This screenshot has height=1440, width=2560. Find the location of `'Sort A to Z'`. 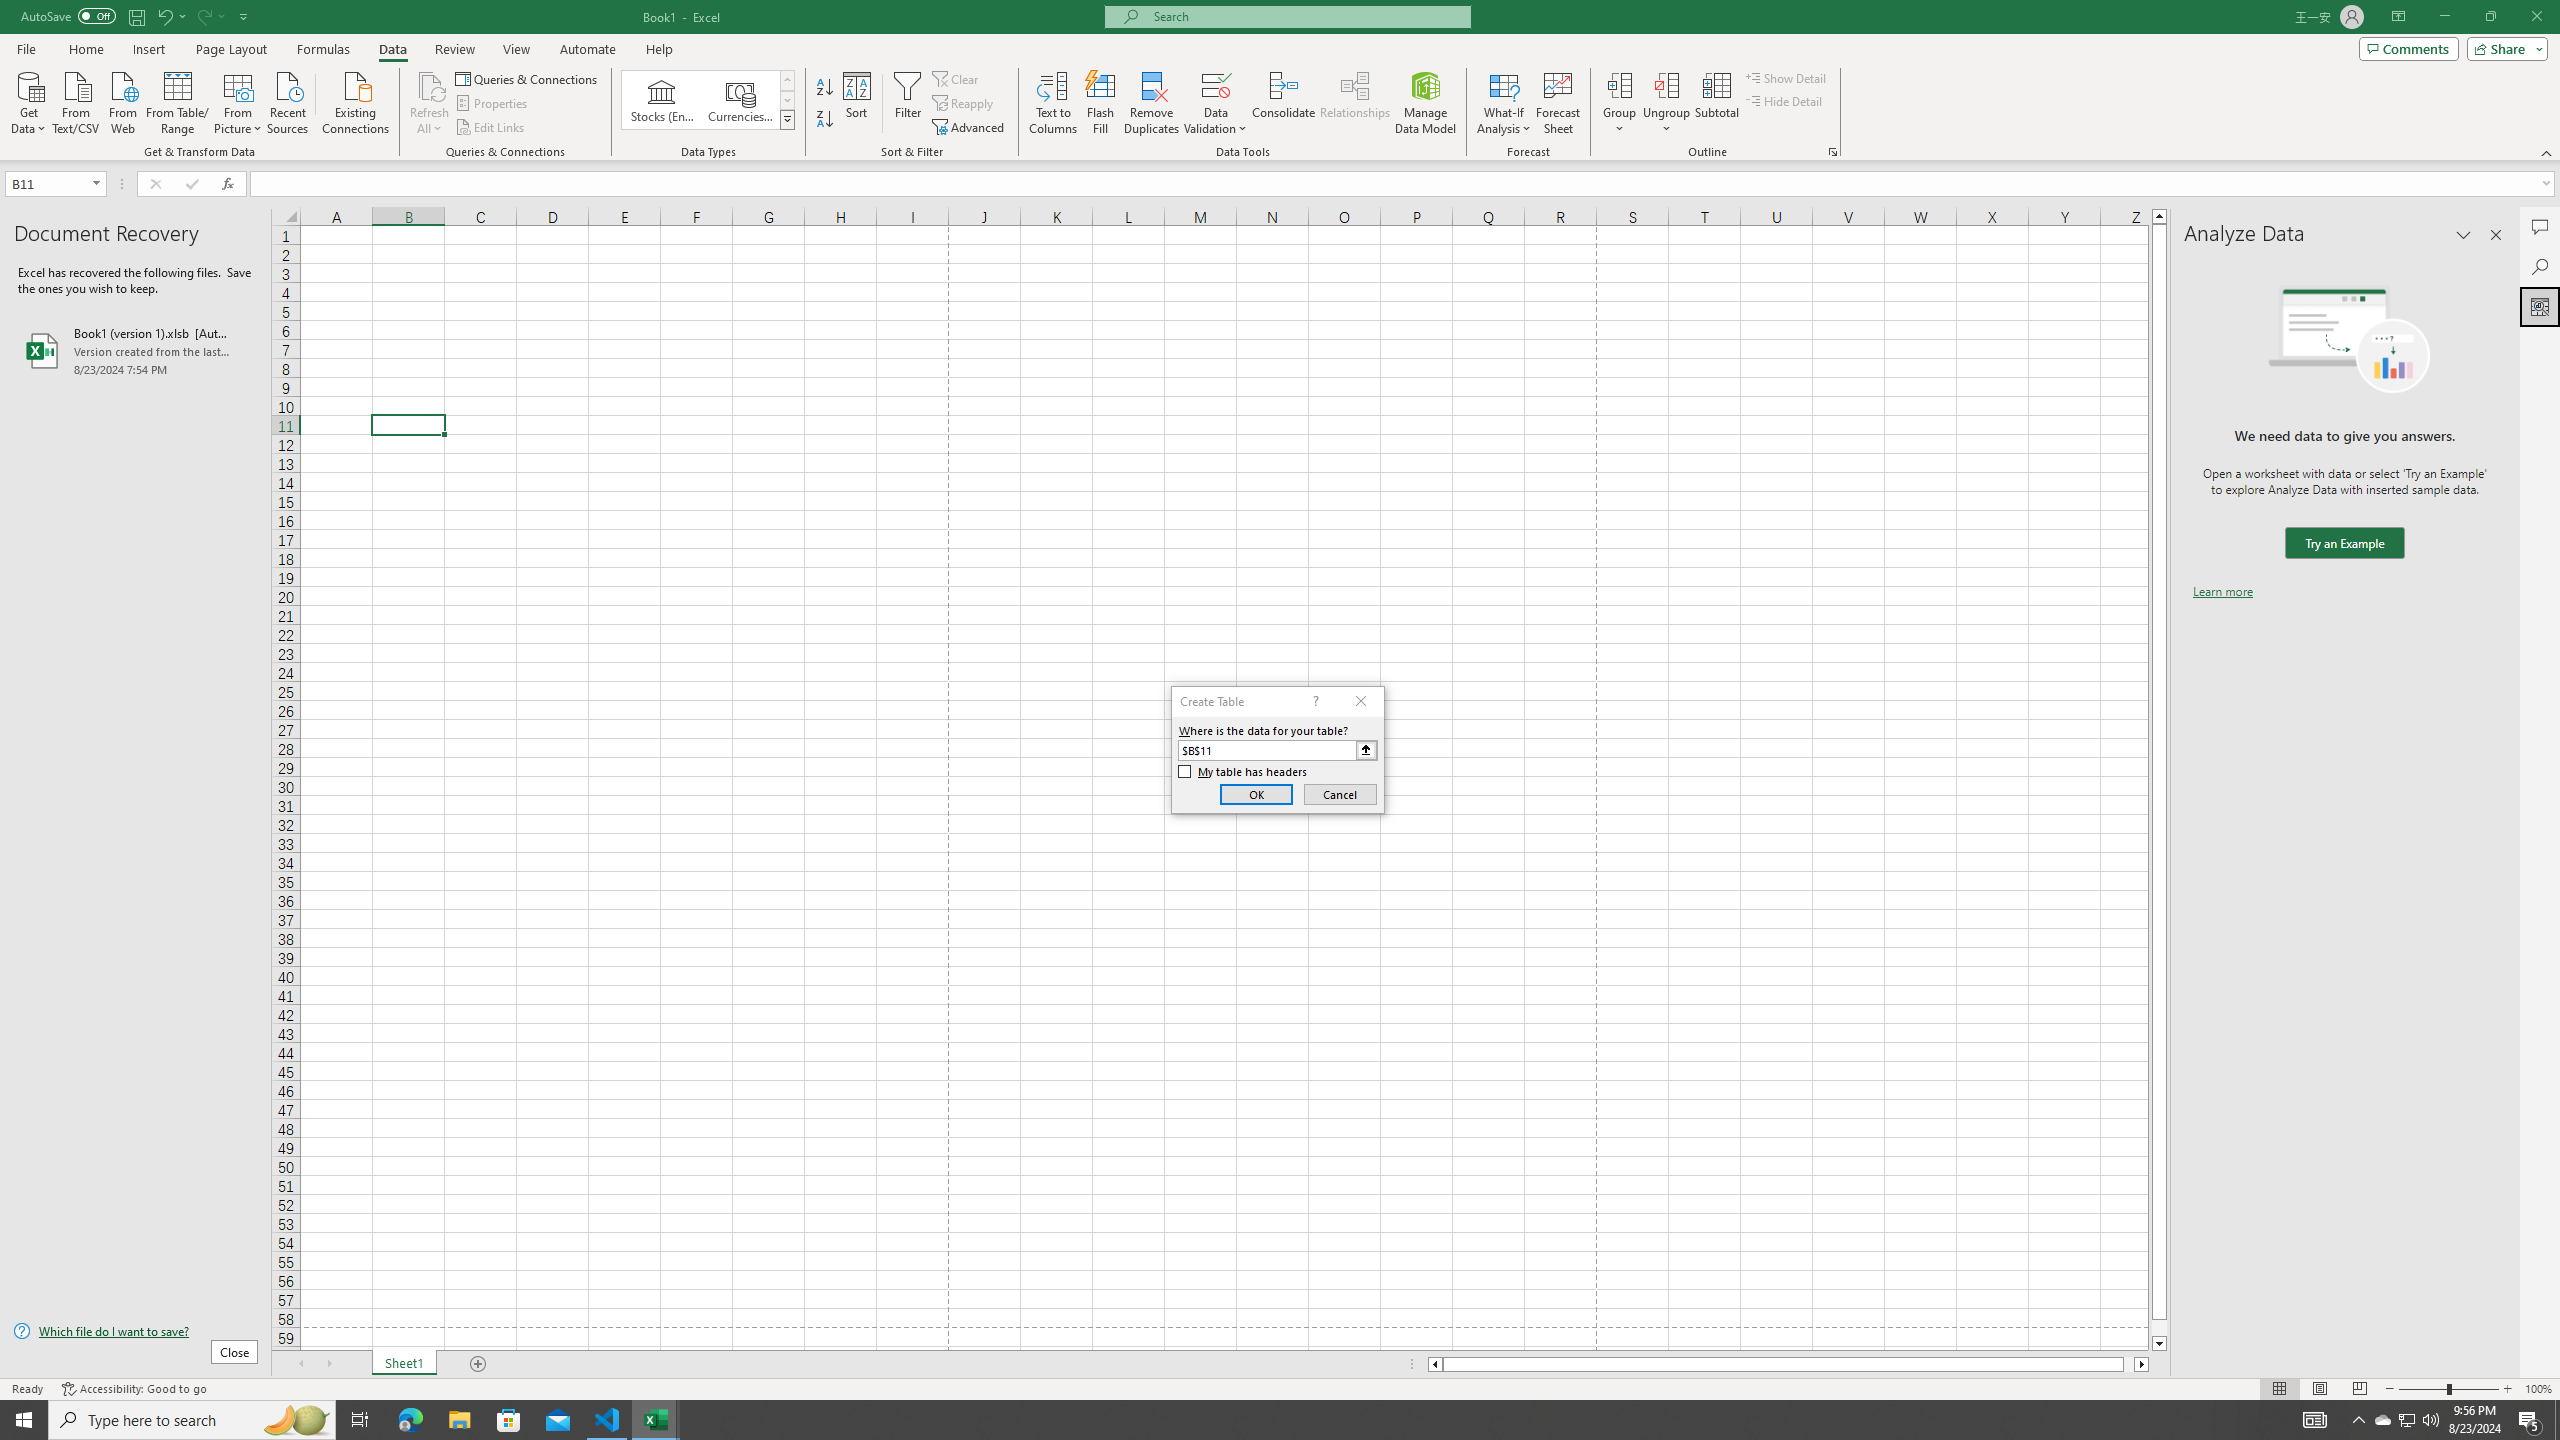

'Sort A to Z' is located at coordinates (824, 87).